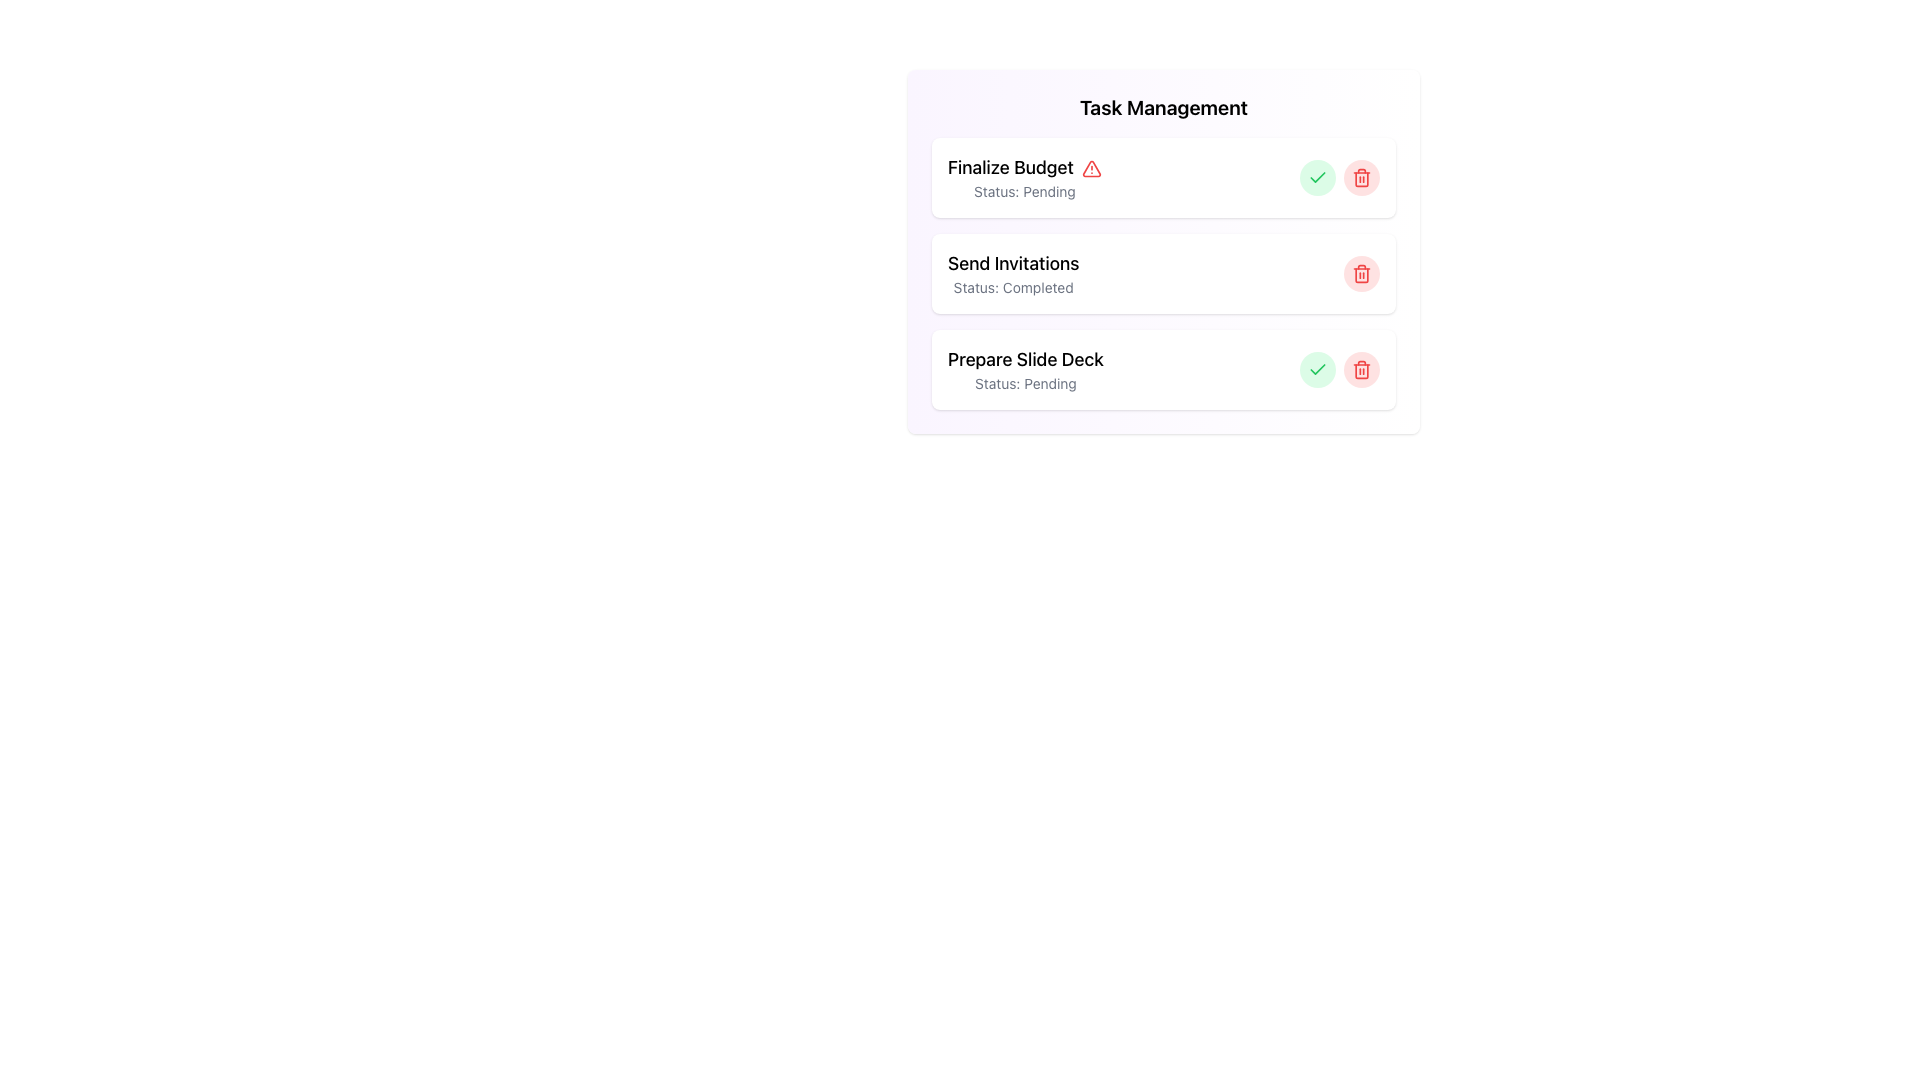 The image size is (1920, 1080). Describe the element at coordinates (1361, 273) in the screenshot. I see `the second red trashcan icon in the task list` at that location.